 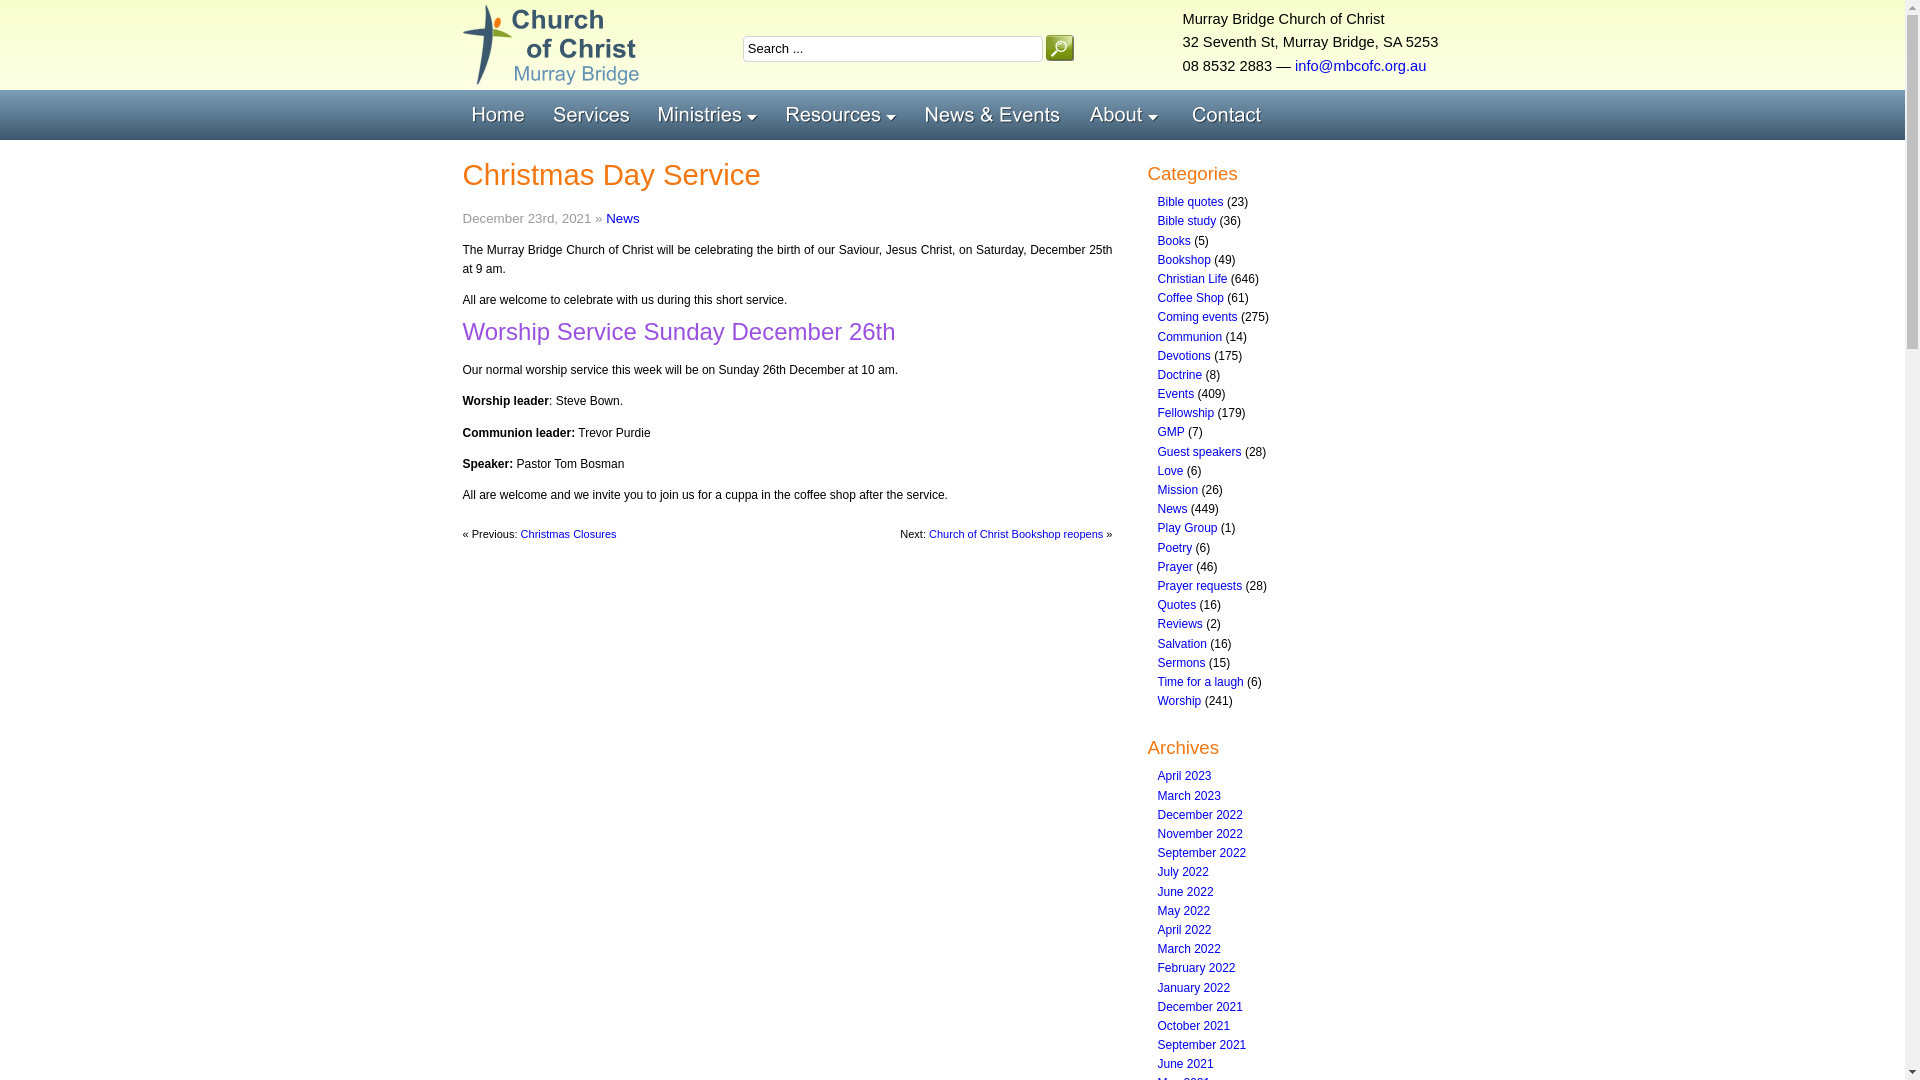 I want to click on 'Time for a laugh', so click(x=1157, y=681).